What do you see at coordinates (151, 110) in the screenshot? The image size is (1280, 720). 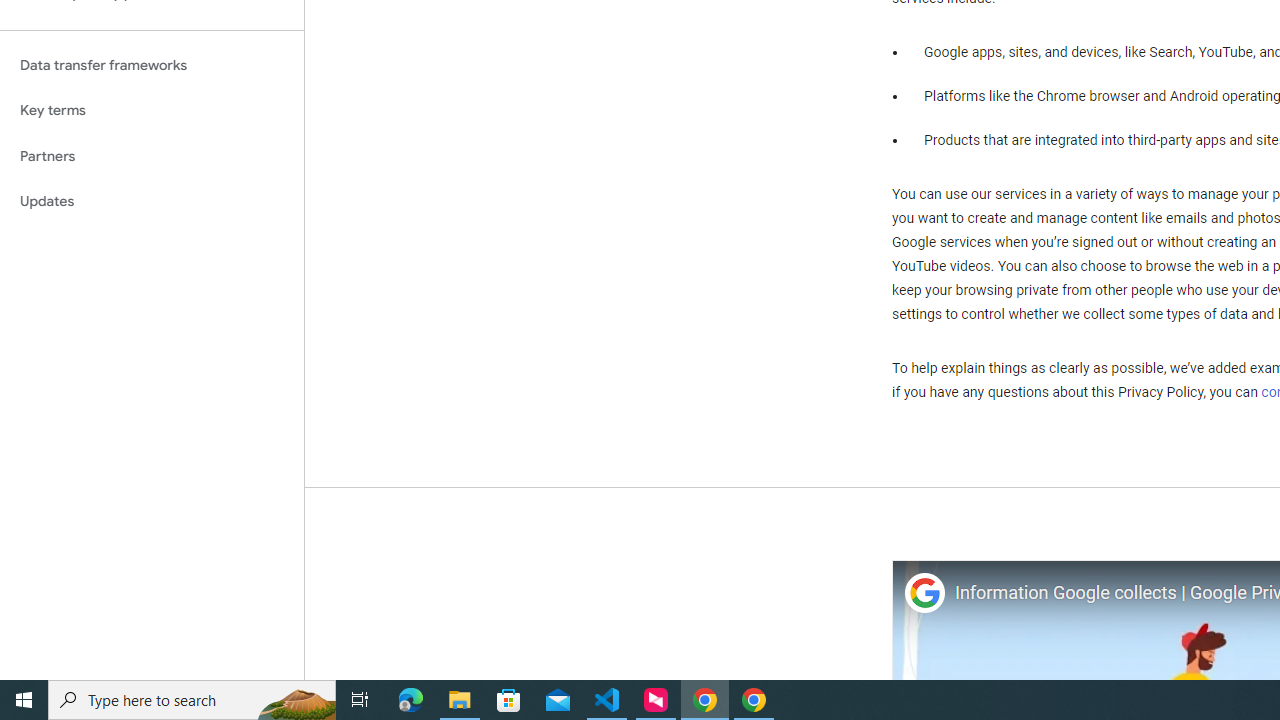 I see `'Key terms'` at bounding box center [151, 110].